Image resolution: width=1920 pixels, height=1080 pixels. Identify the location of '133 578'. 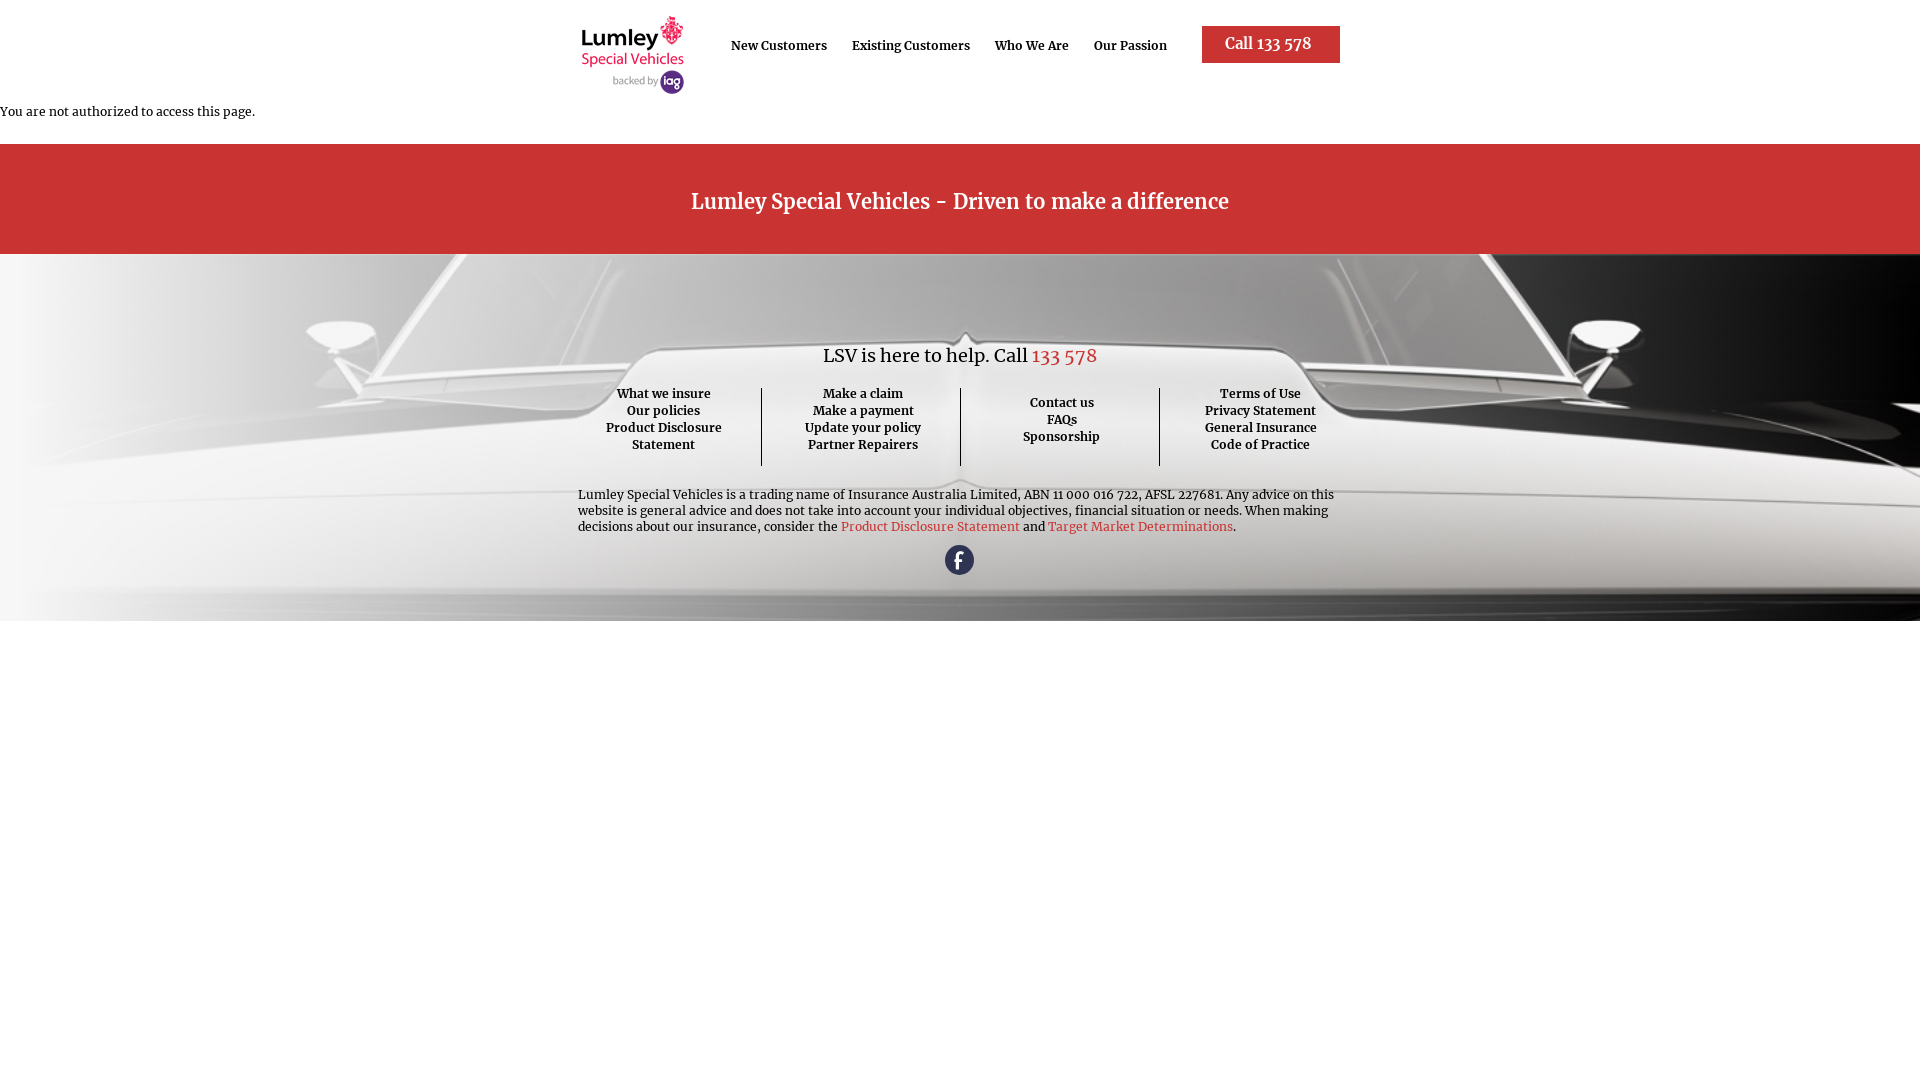
(1032, 354).